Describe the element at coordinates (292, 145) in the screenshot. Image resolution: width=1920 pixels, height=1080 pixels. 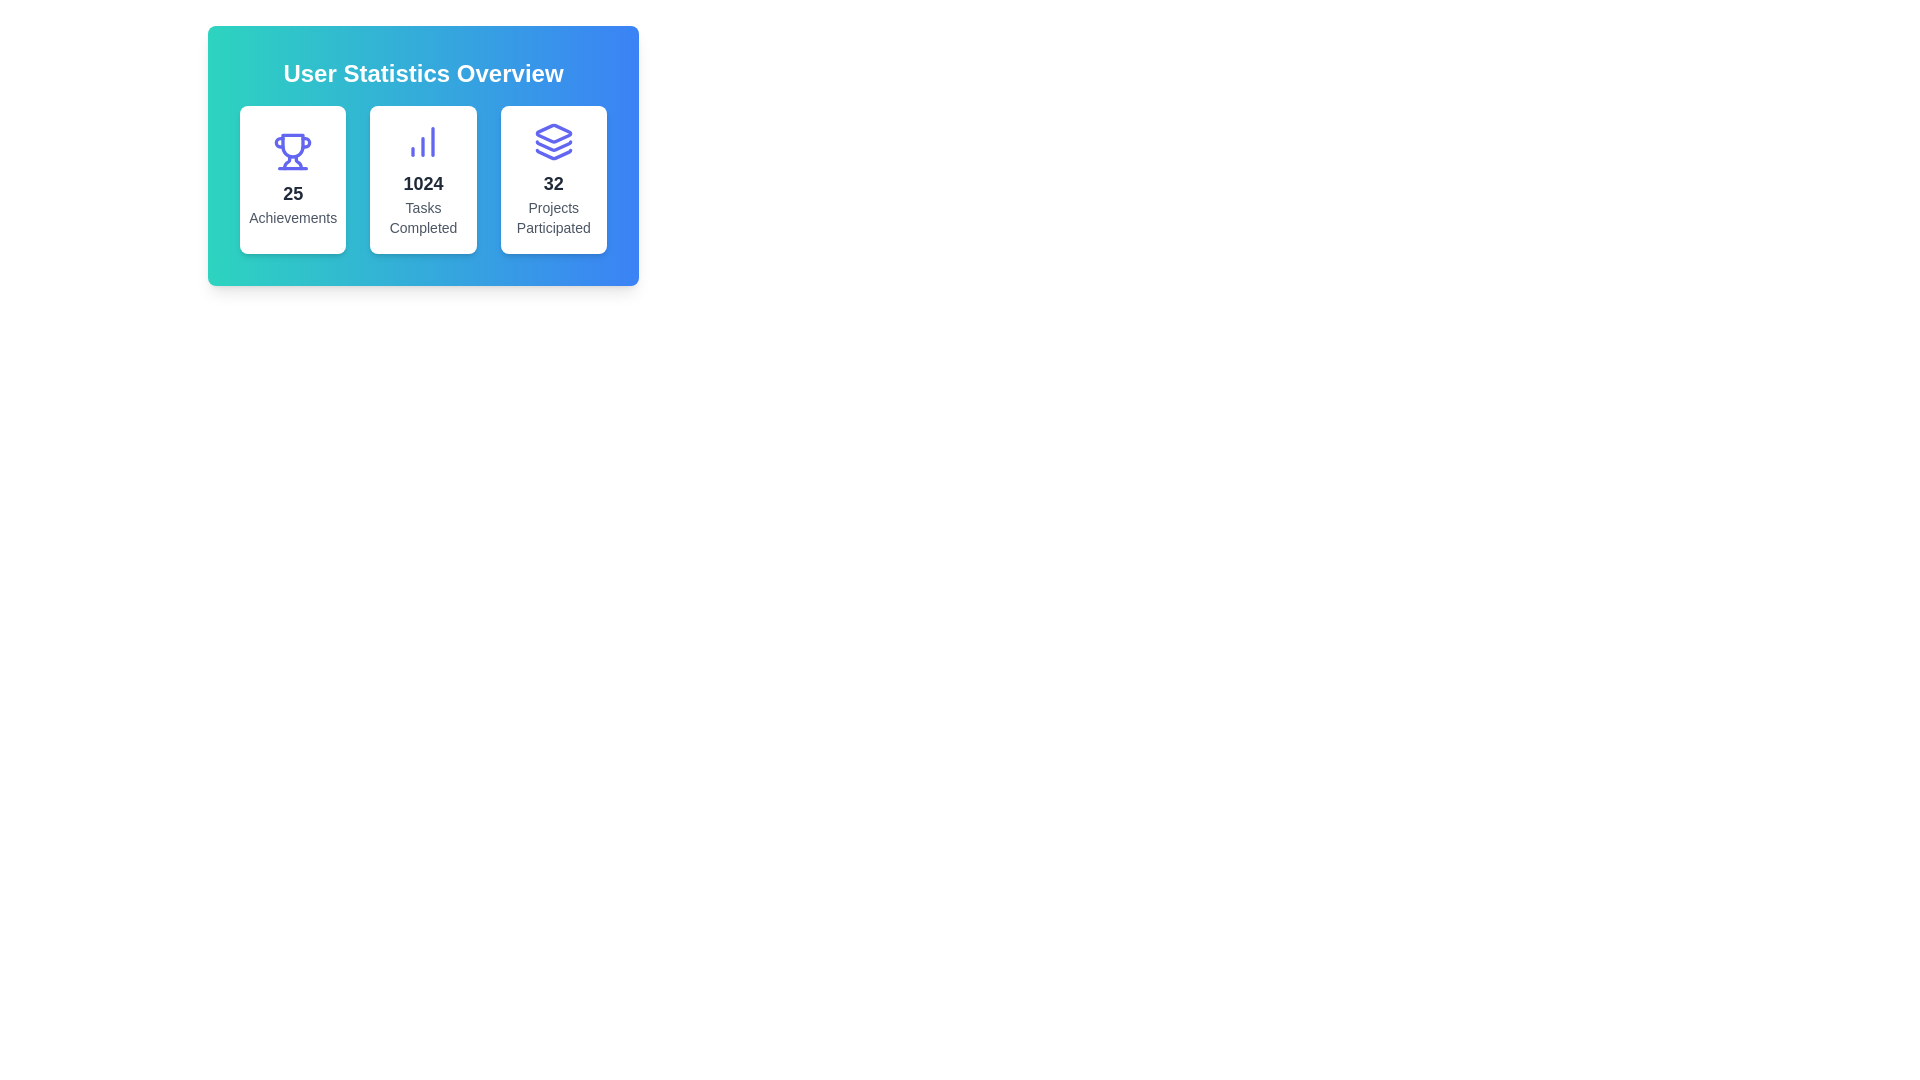
I see `the trophy icon representing achievements, located in the first card under 'User Statistics Overview', above the text '25 Achievements'` at that location.